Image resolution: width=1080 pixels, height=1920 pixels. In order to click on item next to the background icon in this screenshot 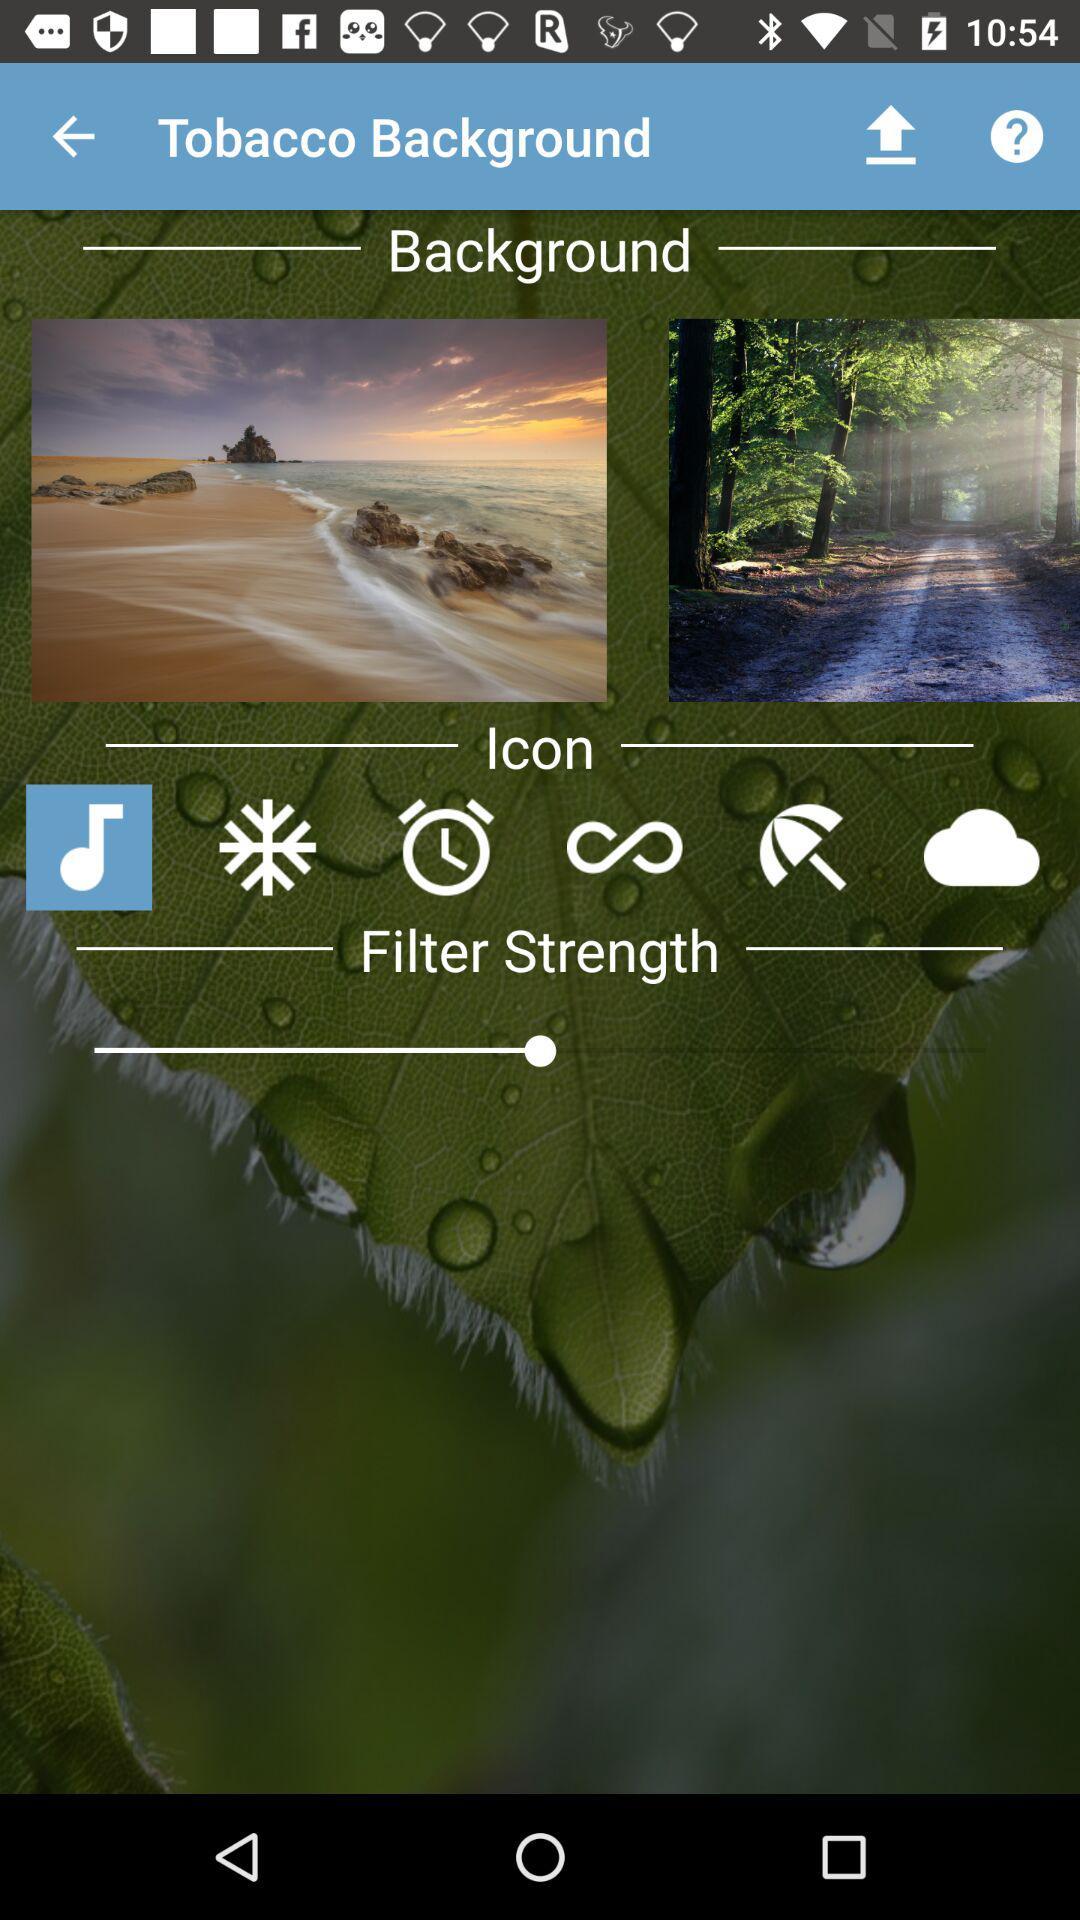, I will do `click(890, 135)`.